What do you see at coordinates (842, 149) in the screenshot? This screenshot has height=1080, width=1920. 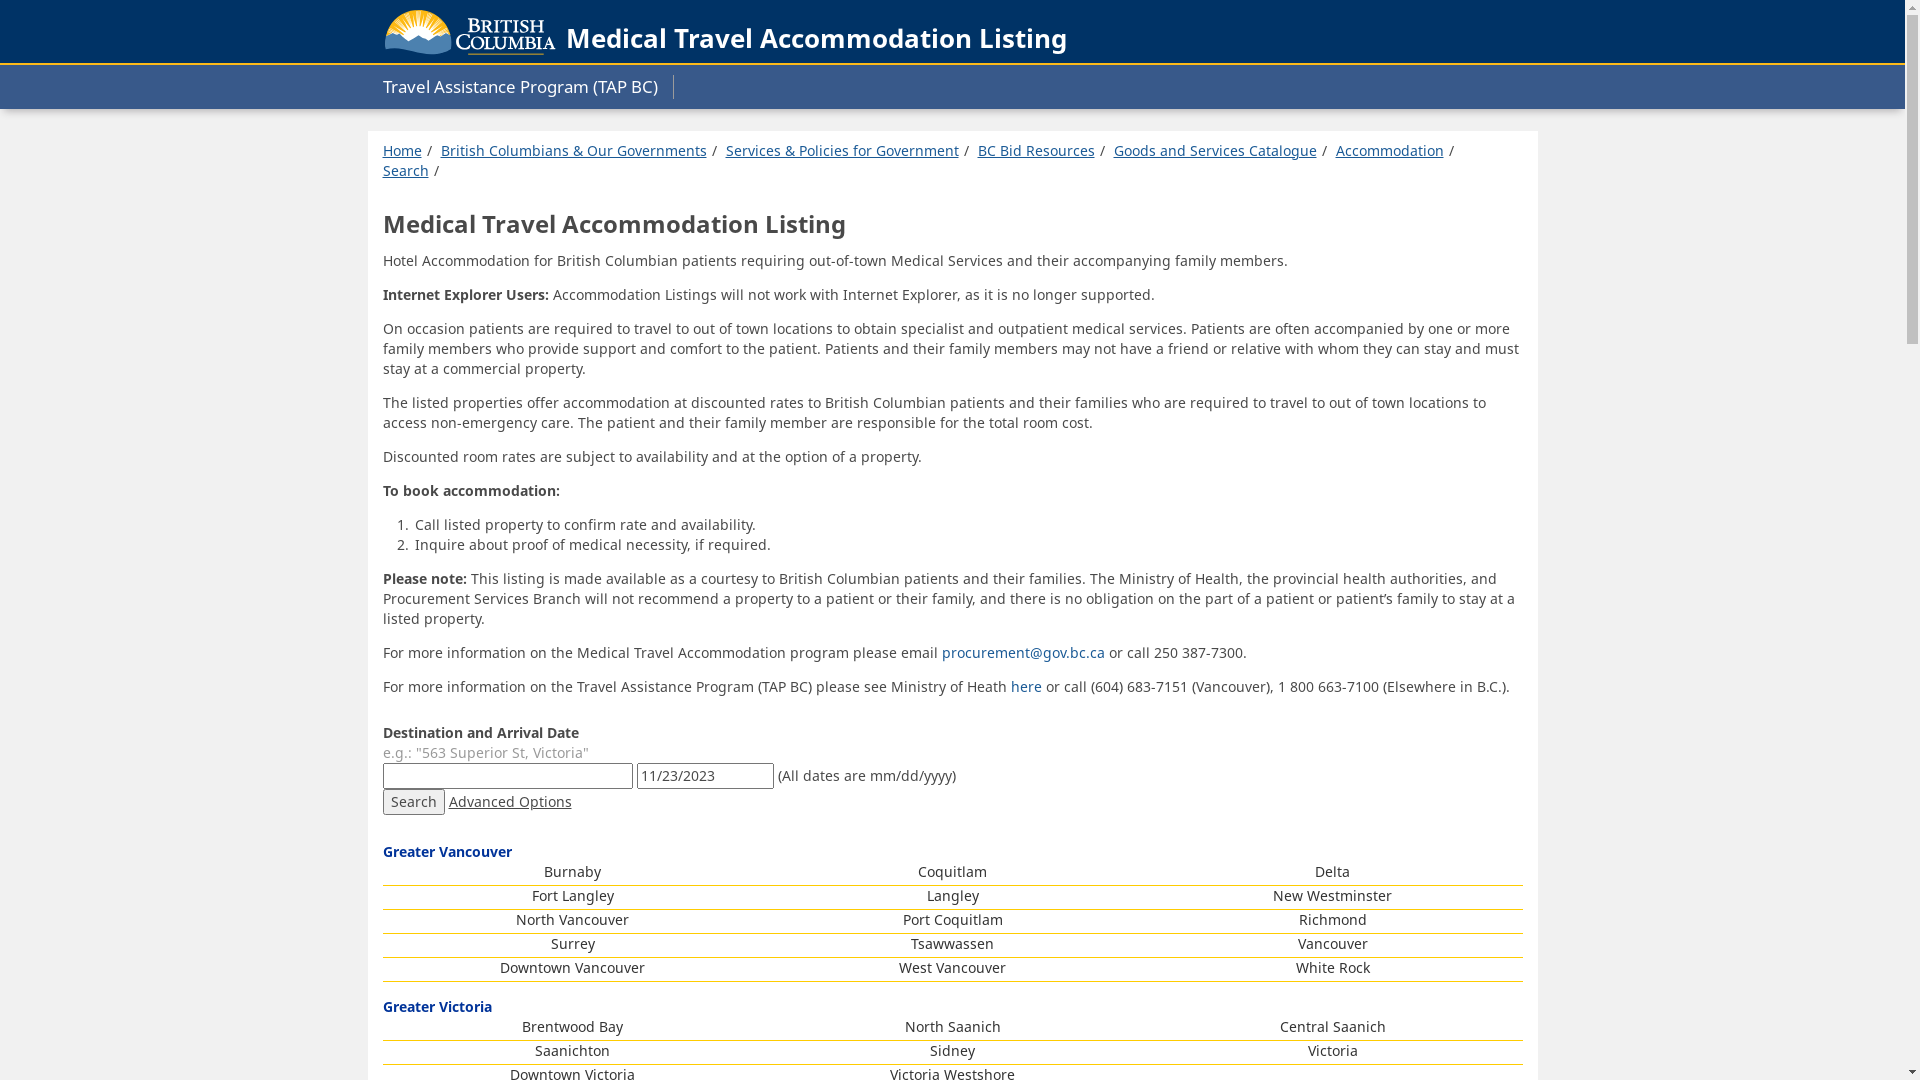 I see `'Services & Policies for Government'` at bounding box center [842, 149].